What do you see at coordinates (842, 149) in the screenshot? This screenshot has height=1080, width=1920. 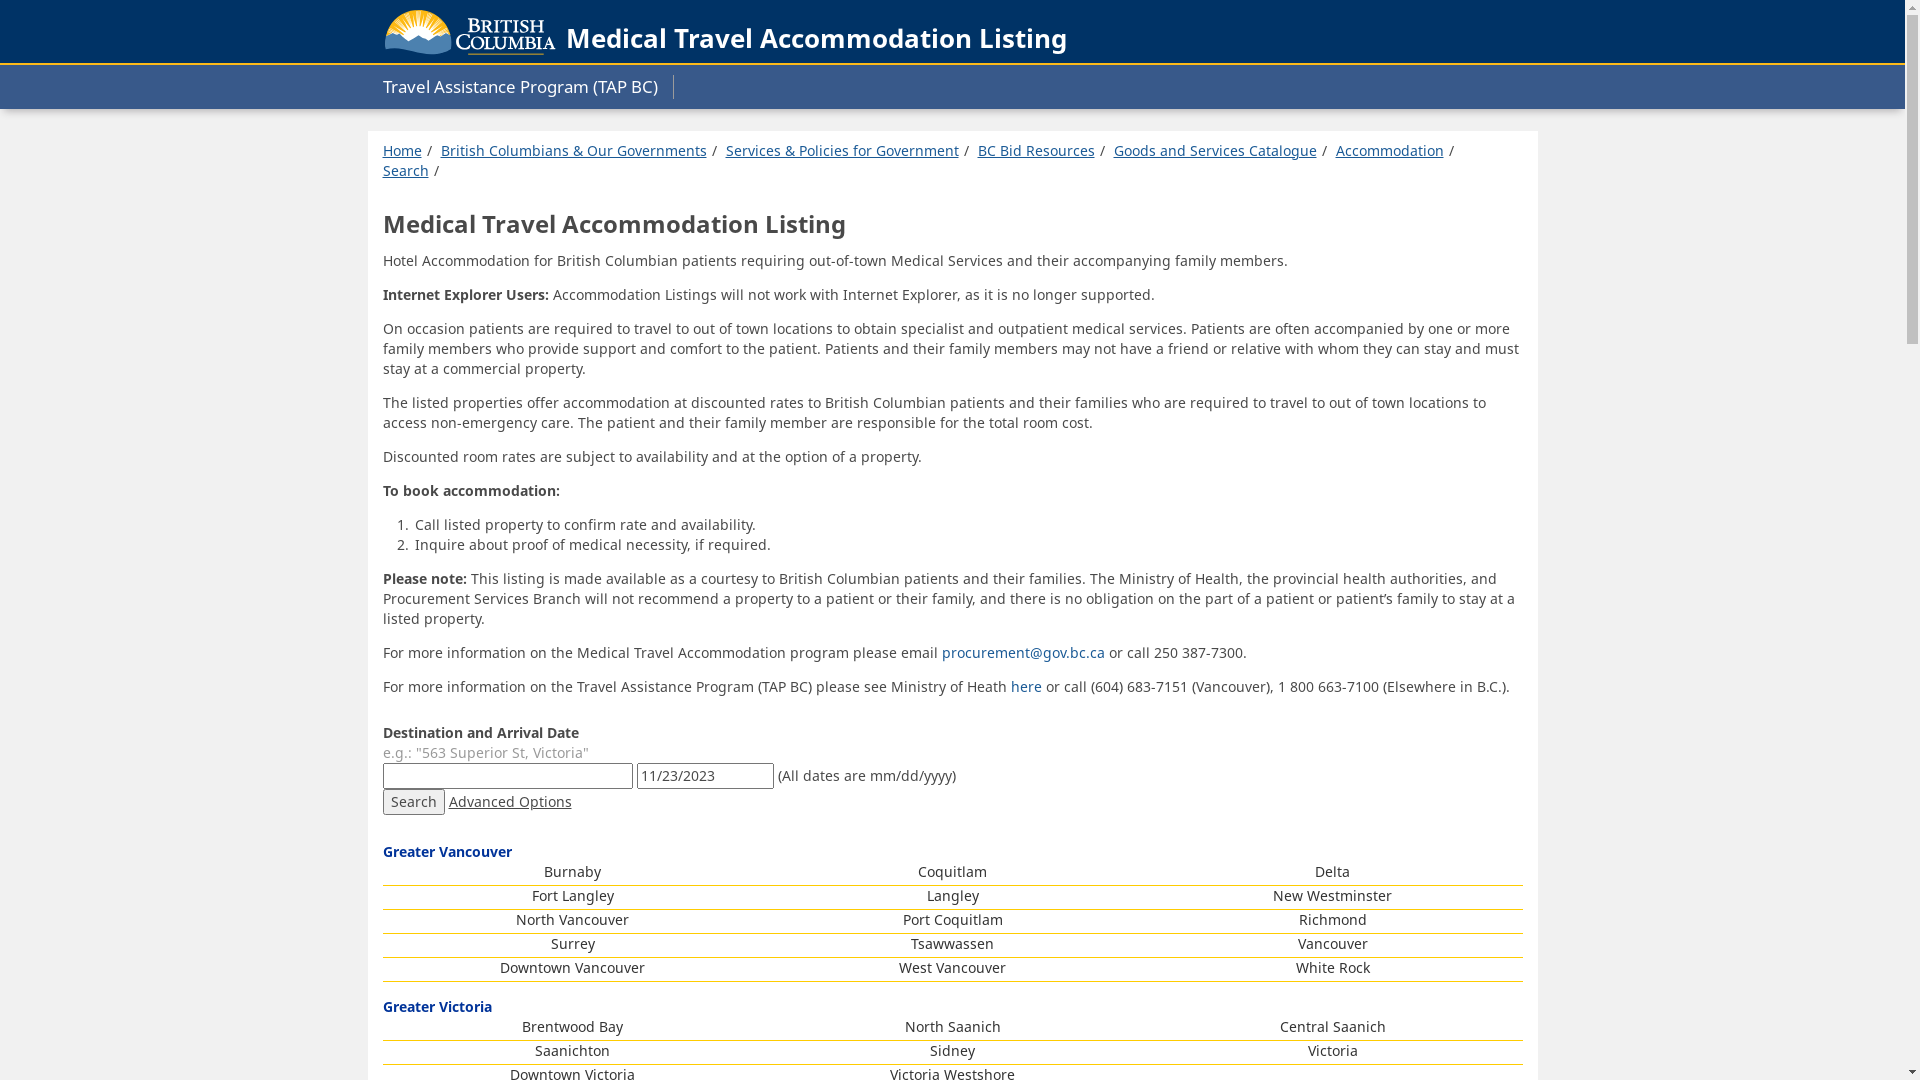 I see `'Services & Policies for Government'` at bounding box center [842, 149].